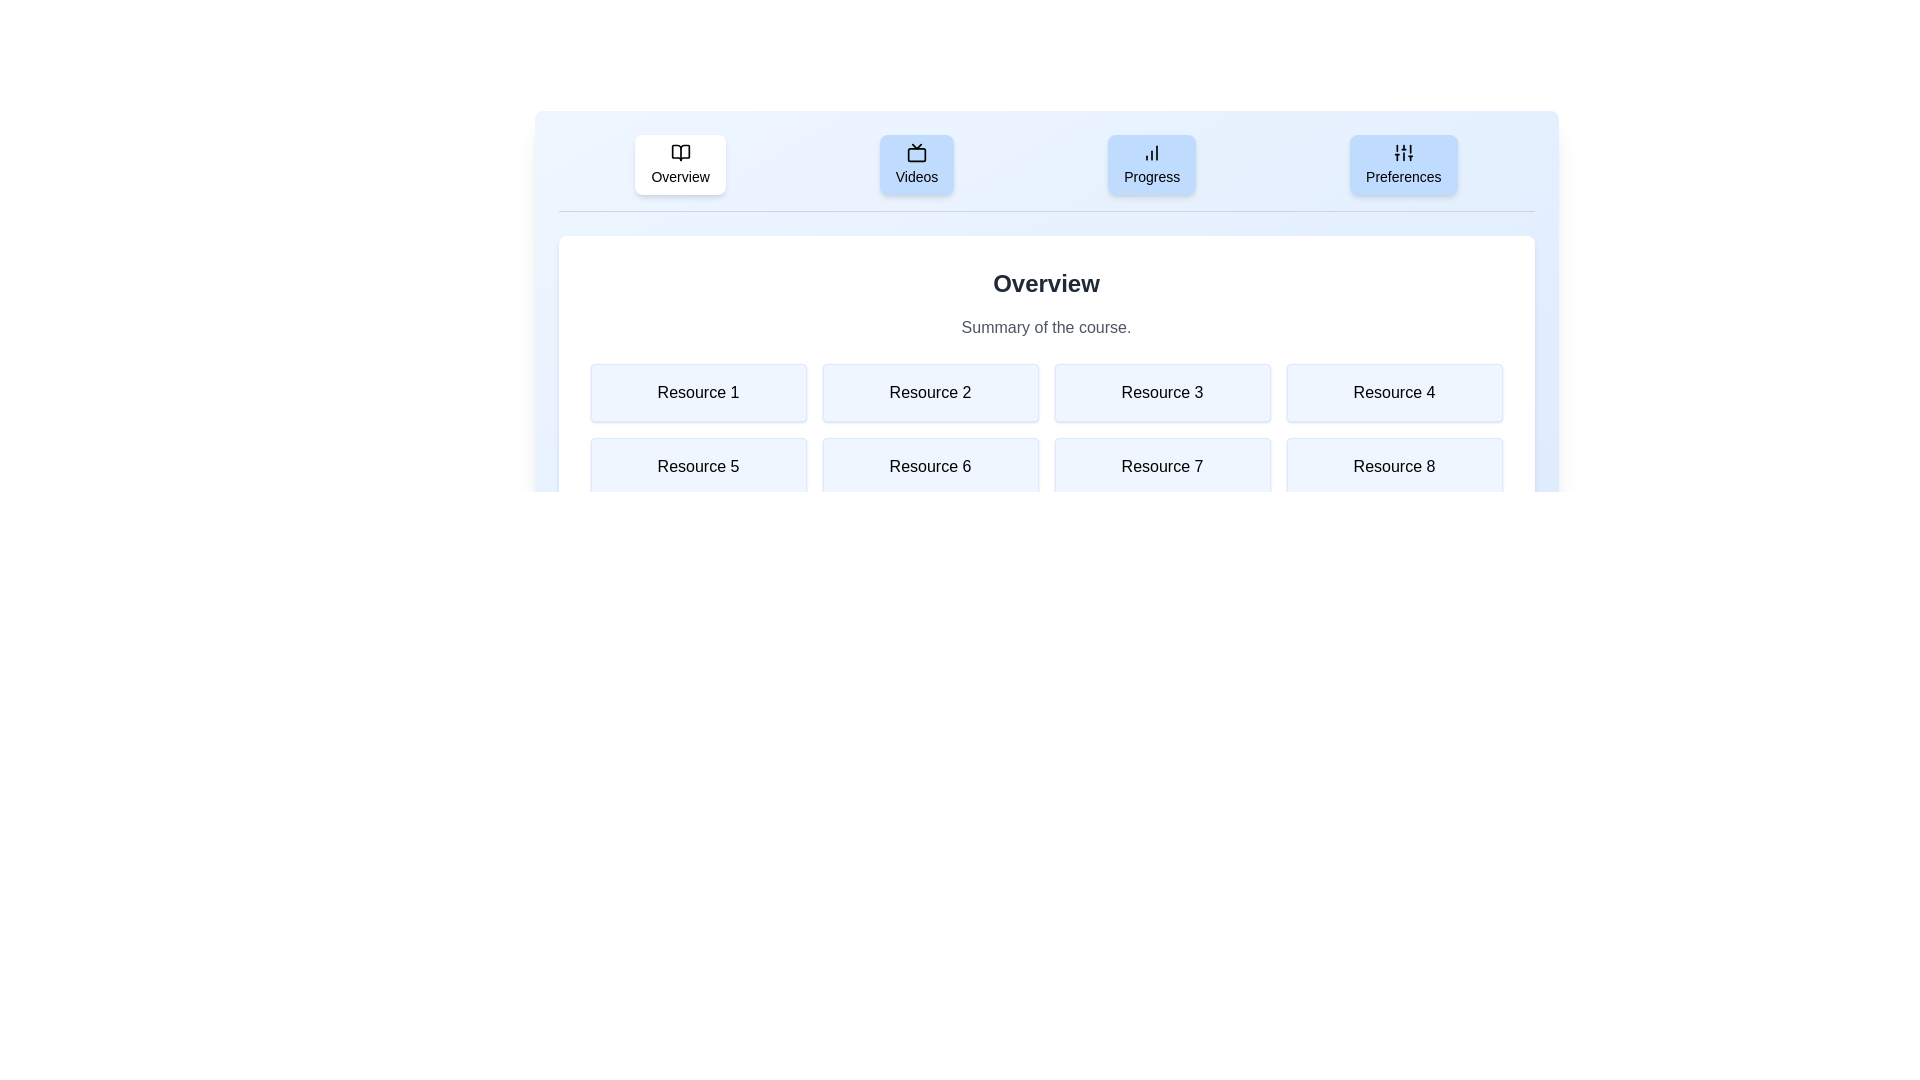 The height and width of the screenshot is (1080, 1920). What do you see at coordinates (1152, 164) in the screenshot?
I see `the tab labeled Progress to view its content` at bounding box center [1152, 164].